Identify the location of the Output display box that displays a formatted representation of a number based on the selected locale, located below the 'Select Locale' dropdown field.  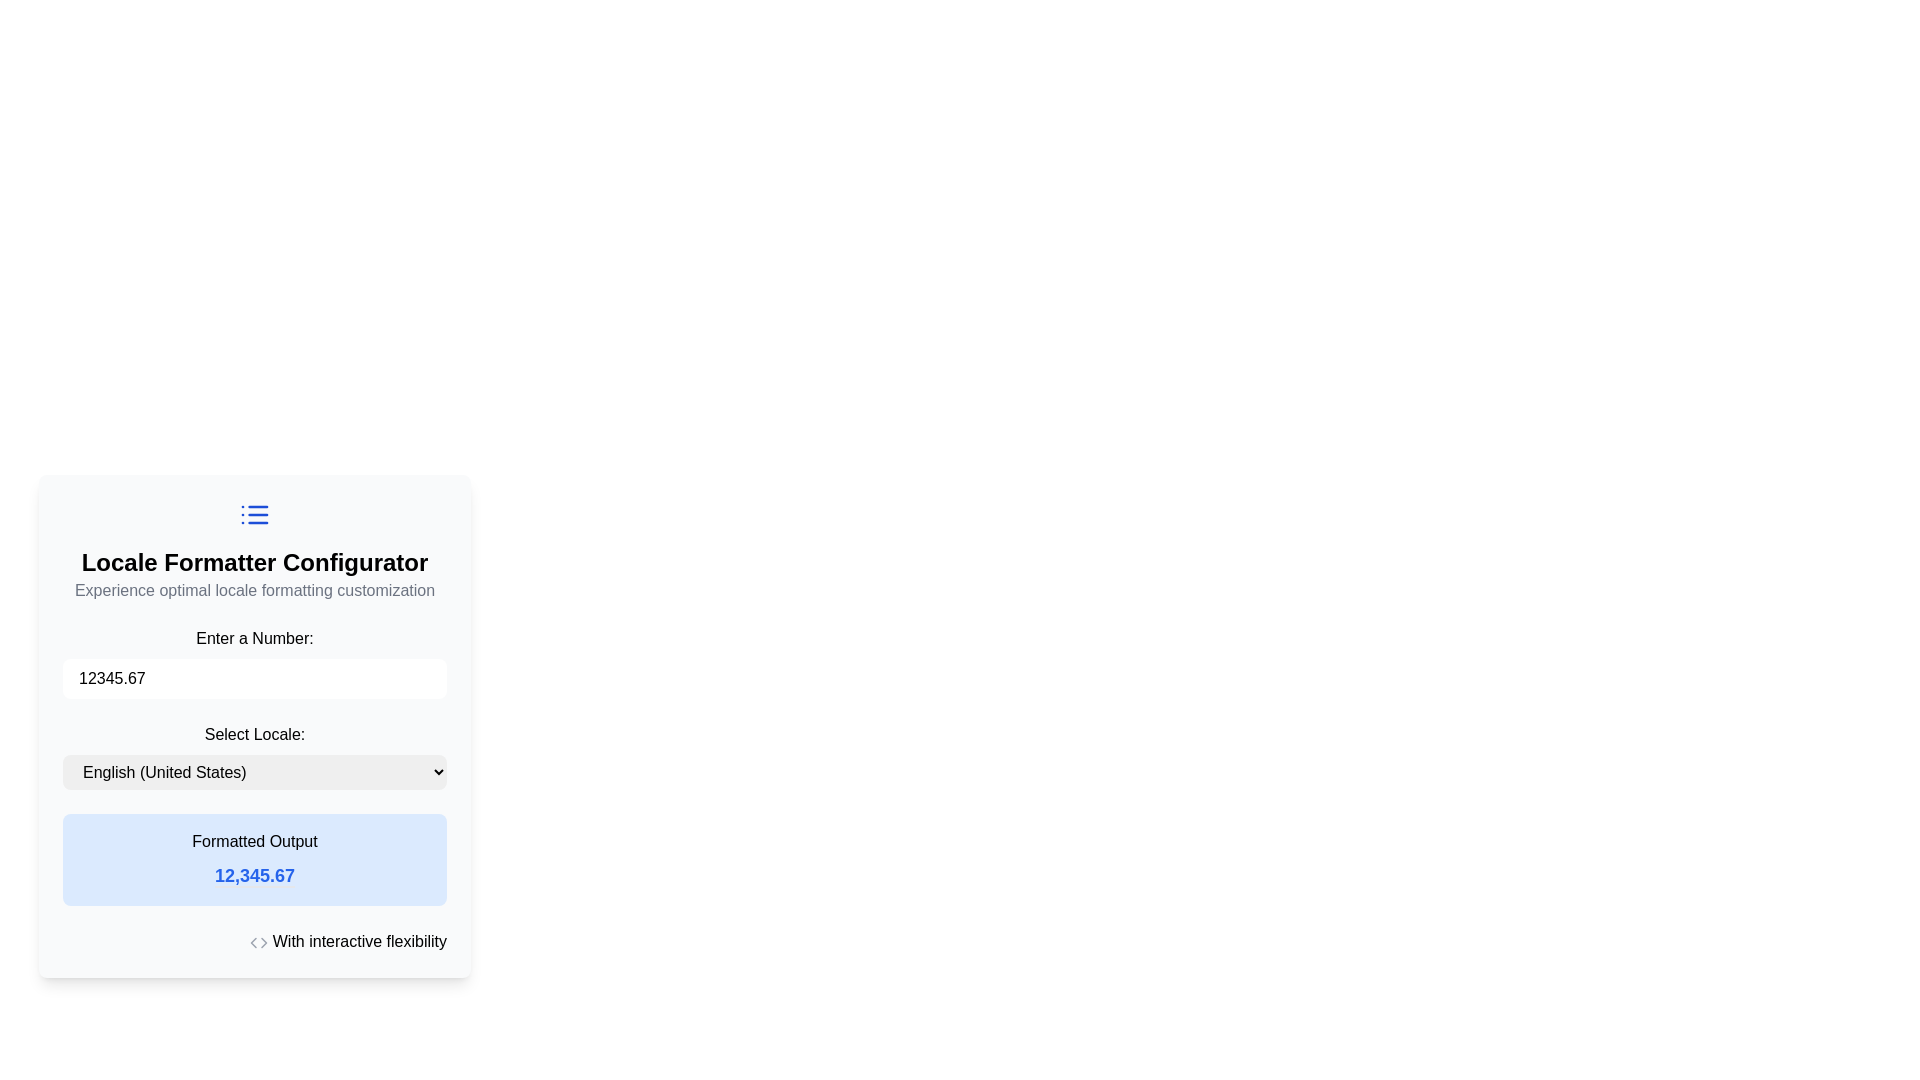
(253, 859).